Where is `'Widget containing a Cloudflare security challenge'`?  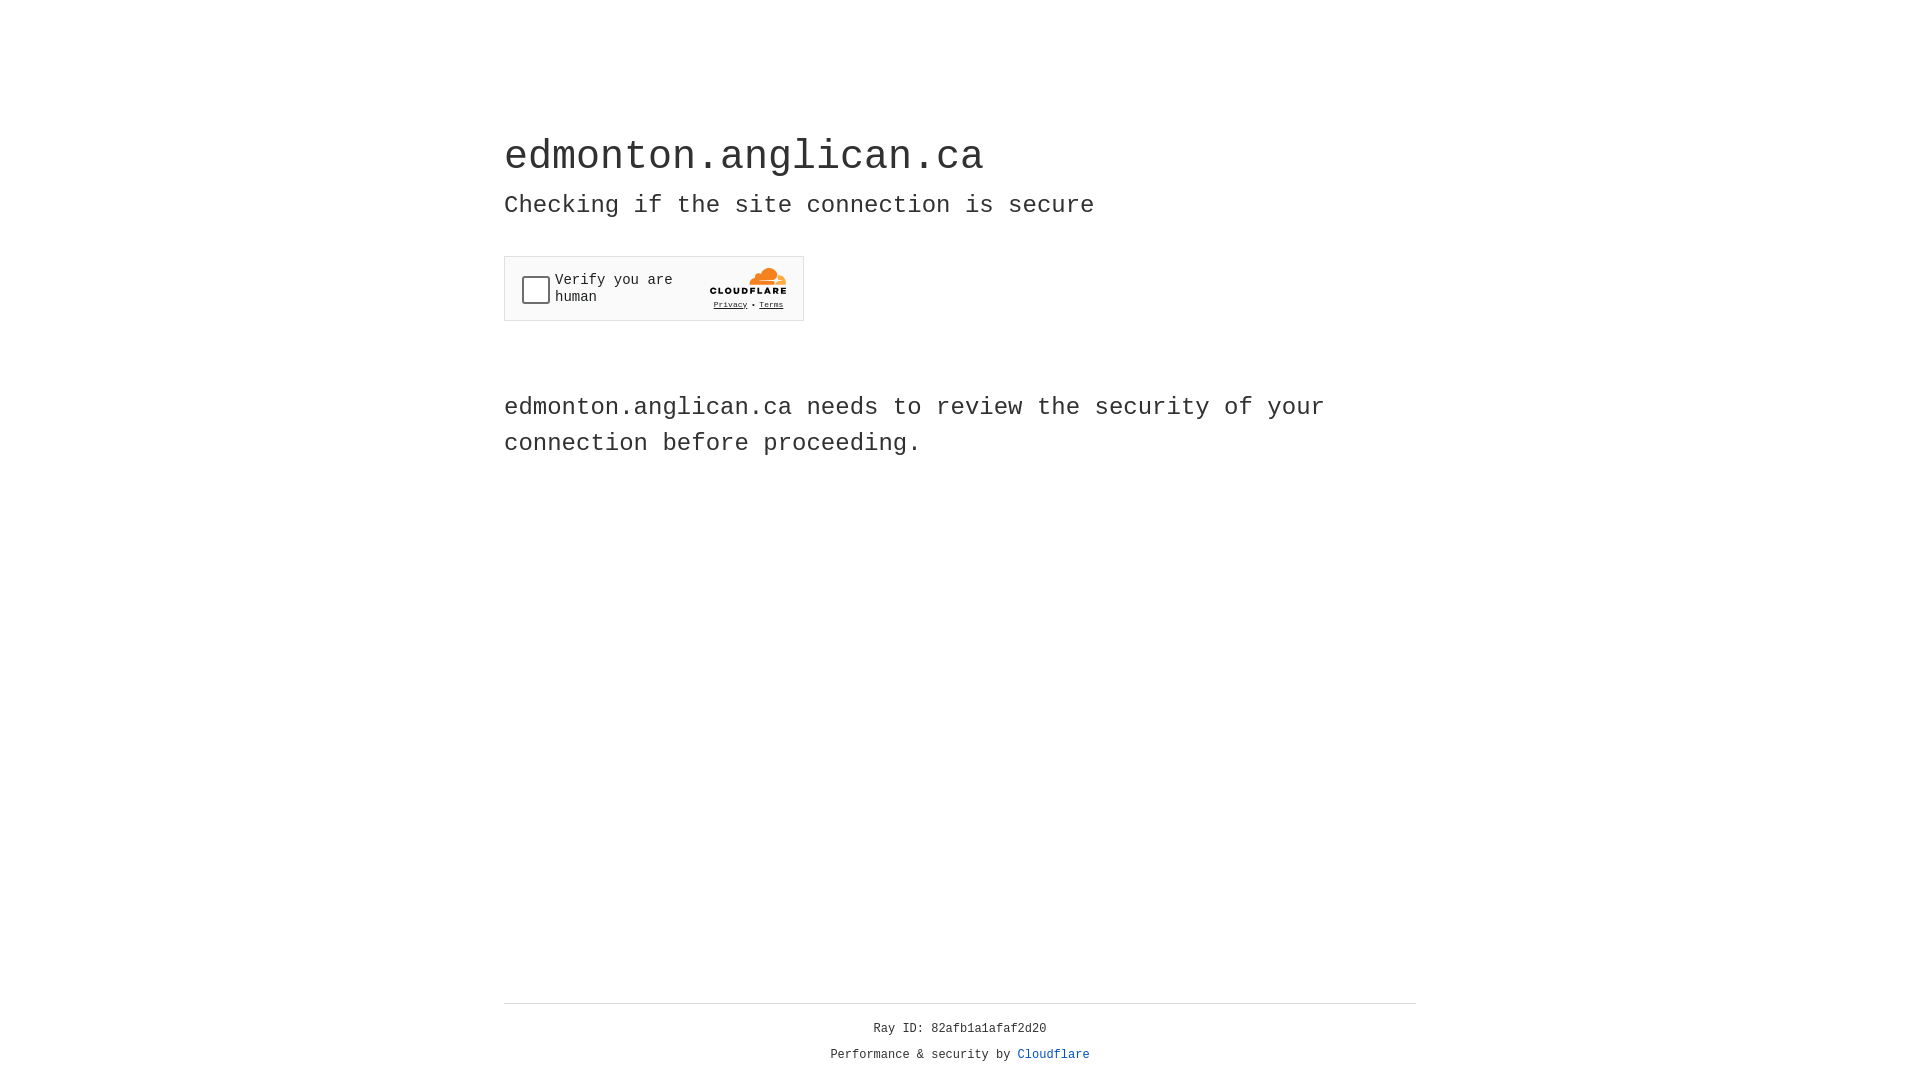
'Widget containing a Cloudflare security challenge' is located at coordinates (653, 288).